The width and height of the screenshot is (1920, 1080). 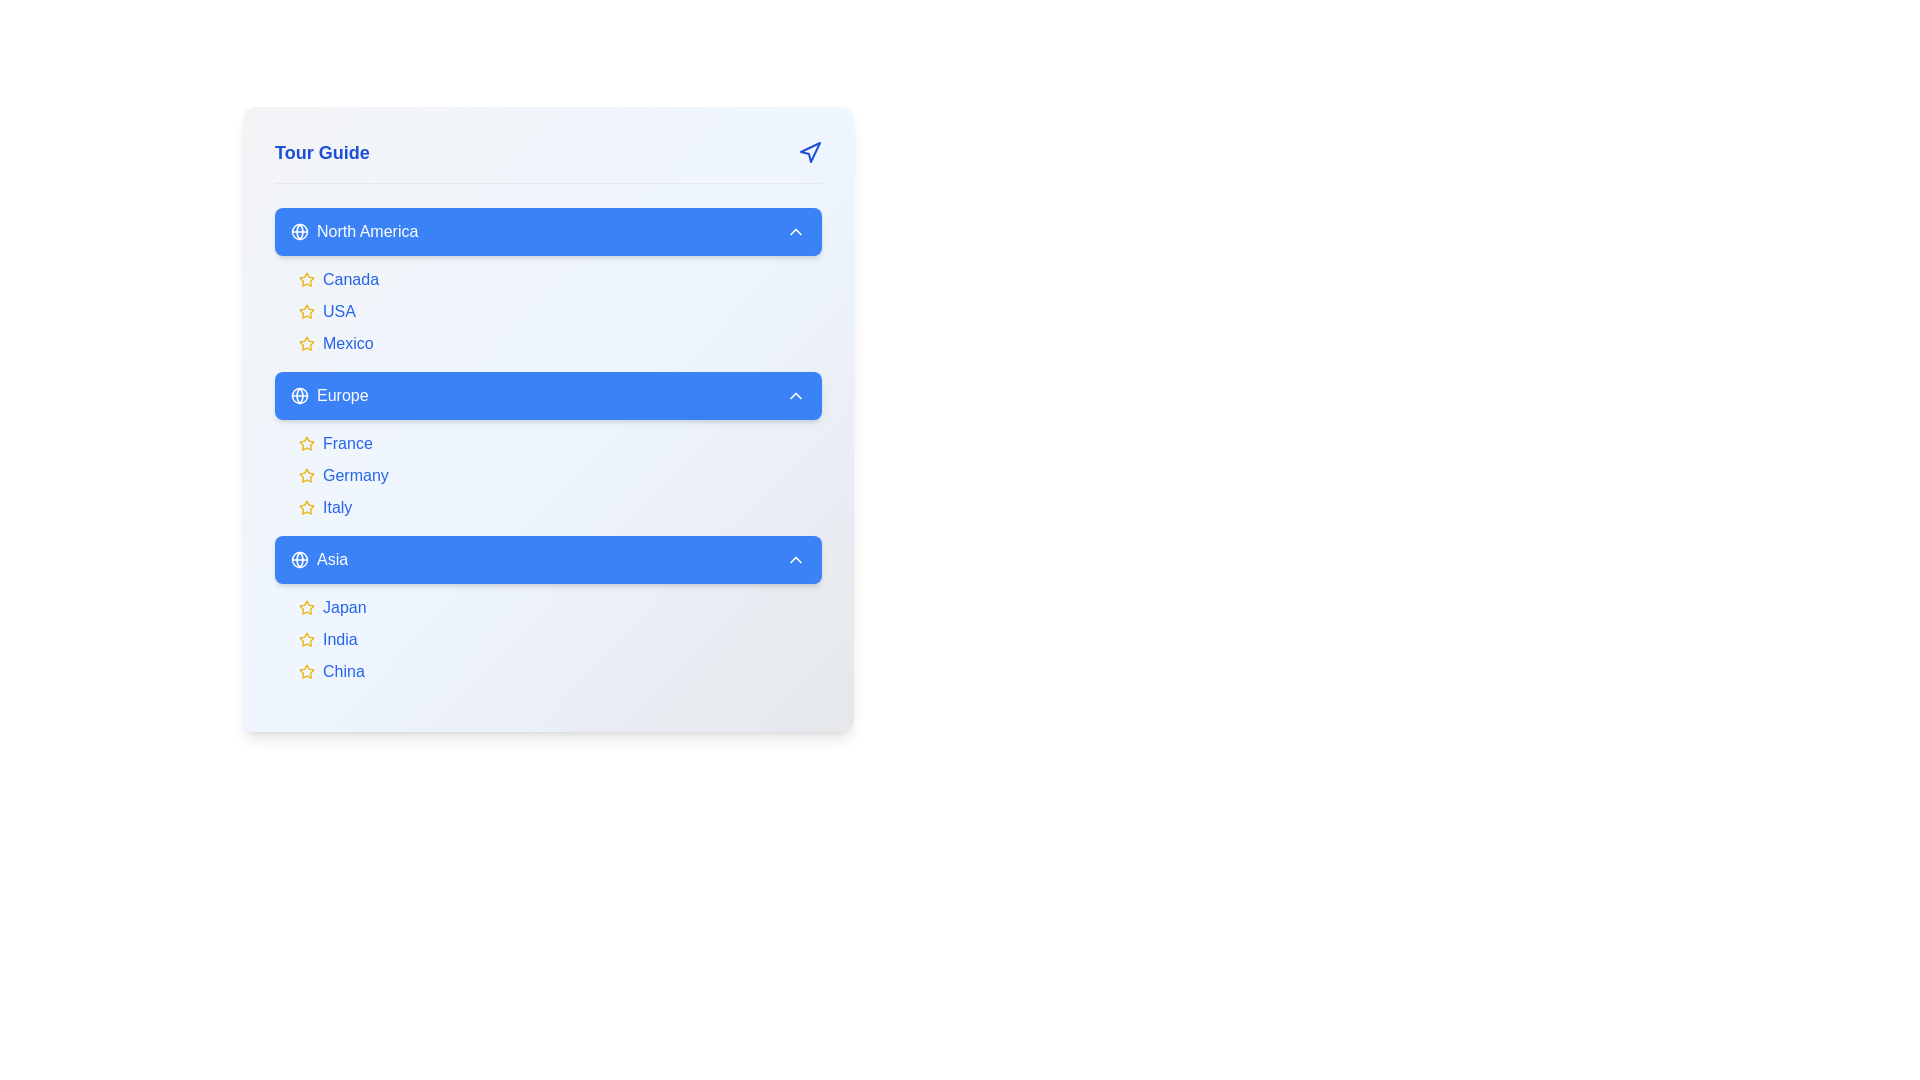 What do you see at coordinates (548, 608) in the screenshot?
I see `each listed item ('Japan', 'India', 'China') under the 'Asia' collapsible section in the Tour Guide sidebar` at bounding box center [548, 608].